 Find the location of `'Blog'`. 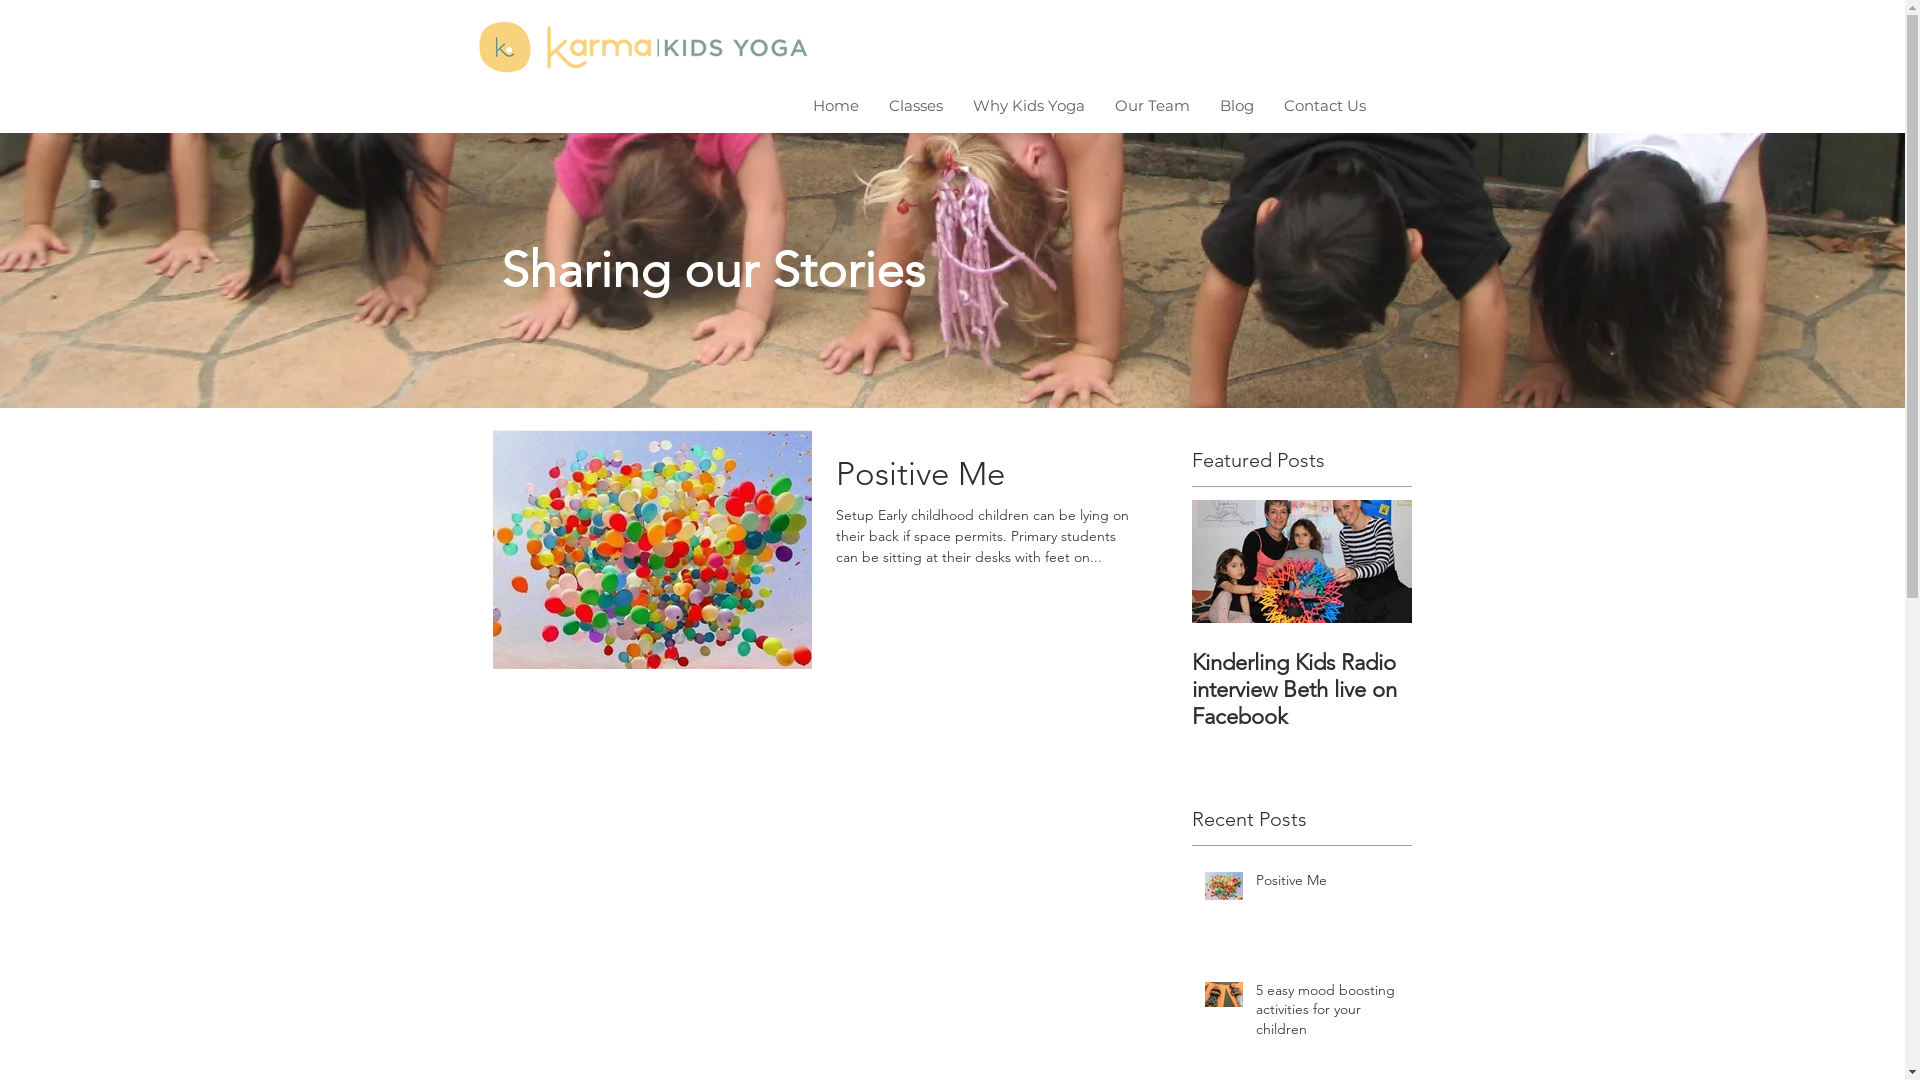

'Blog' is located at coordinates (1203, 105).